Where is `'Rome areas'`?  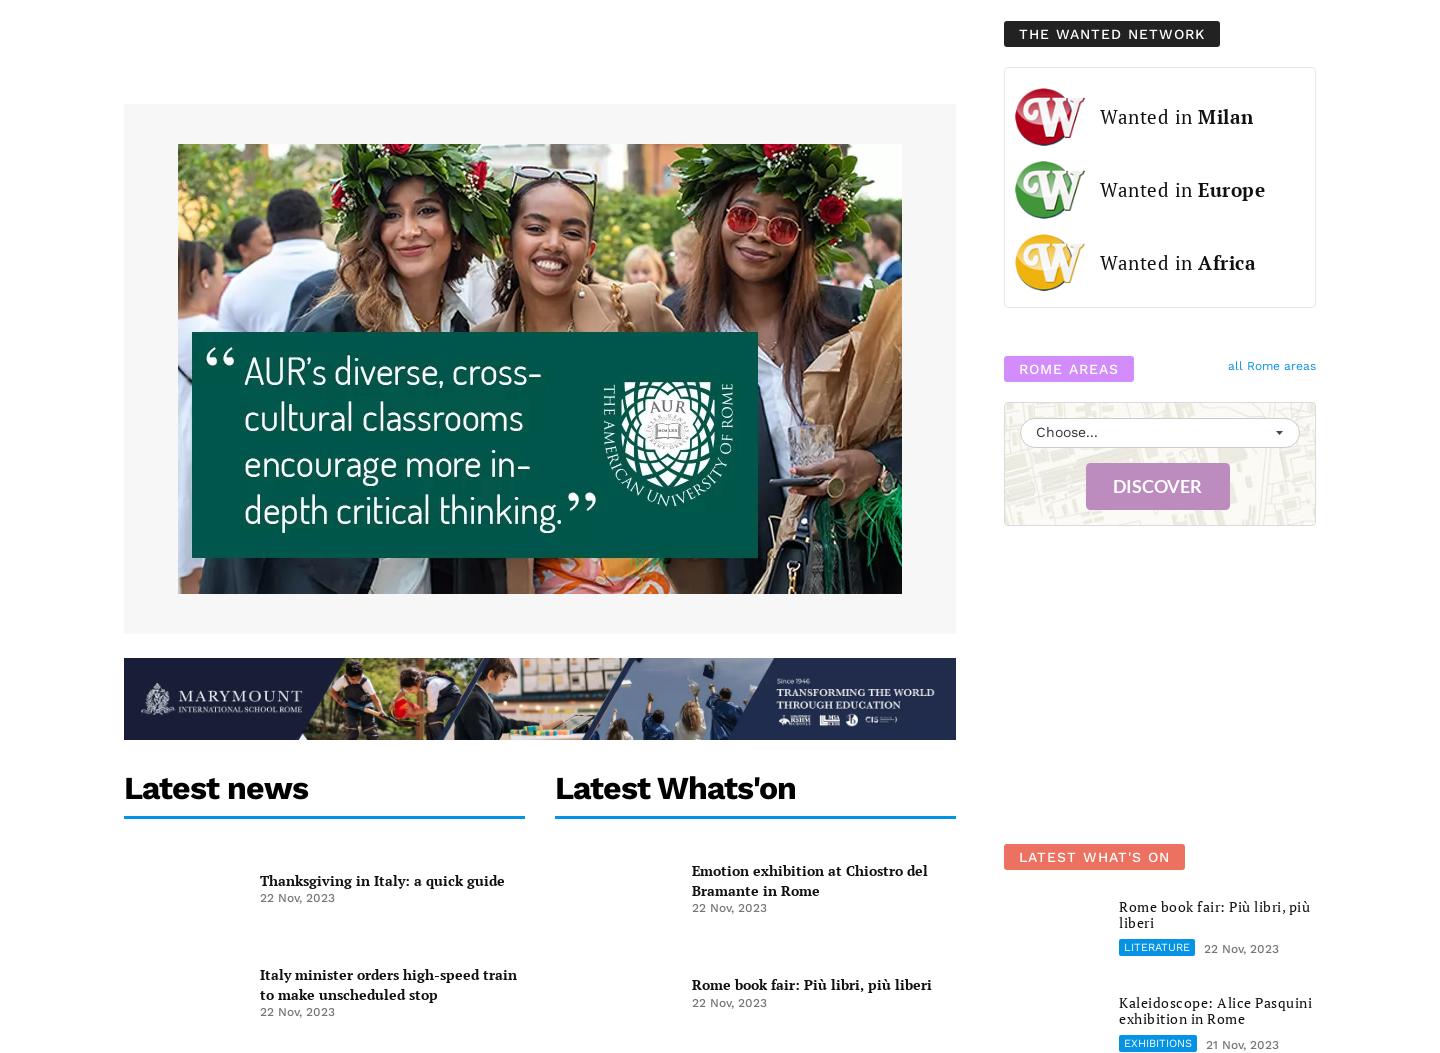
'Rome areas' is located at coordinates (1069, 367).